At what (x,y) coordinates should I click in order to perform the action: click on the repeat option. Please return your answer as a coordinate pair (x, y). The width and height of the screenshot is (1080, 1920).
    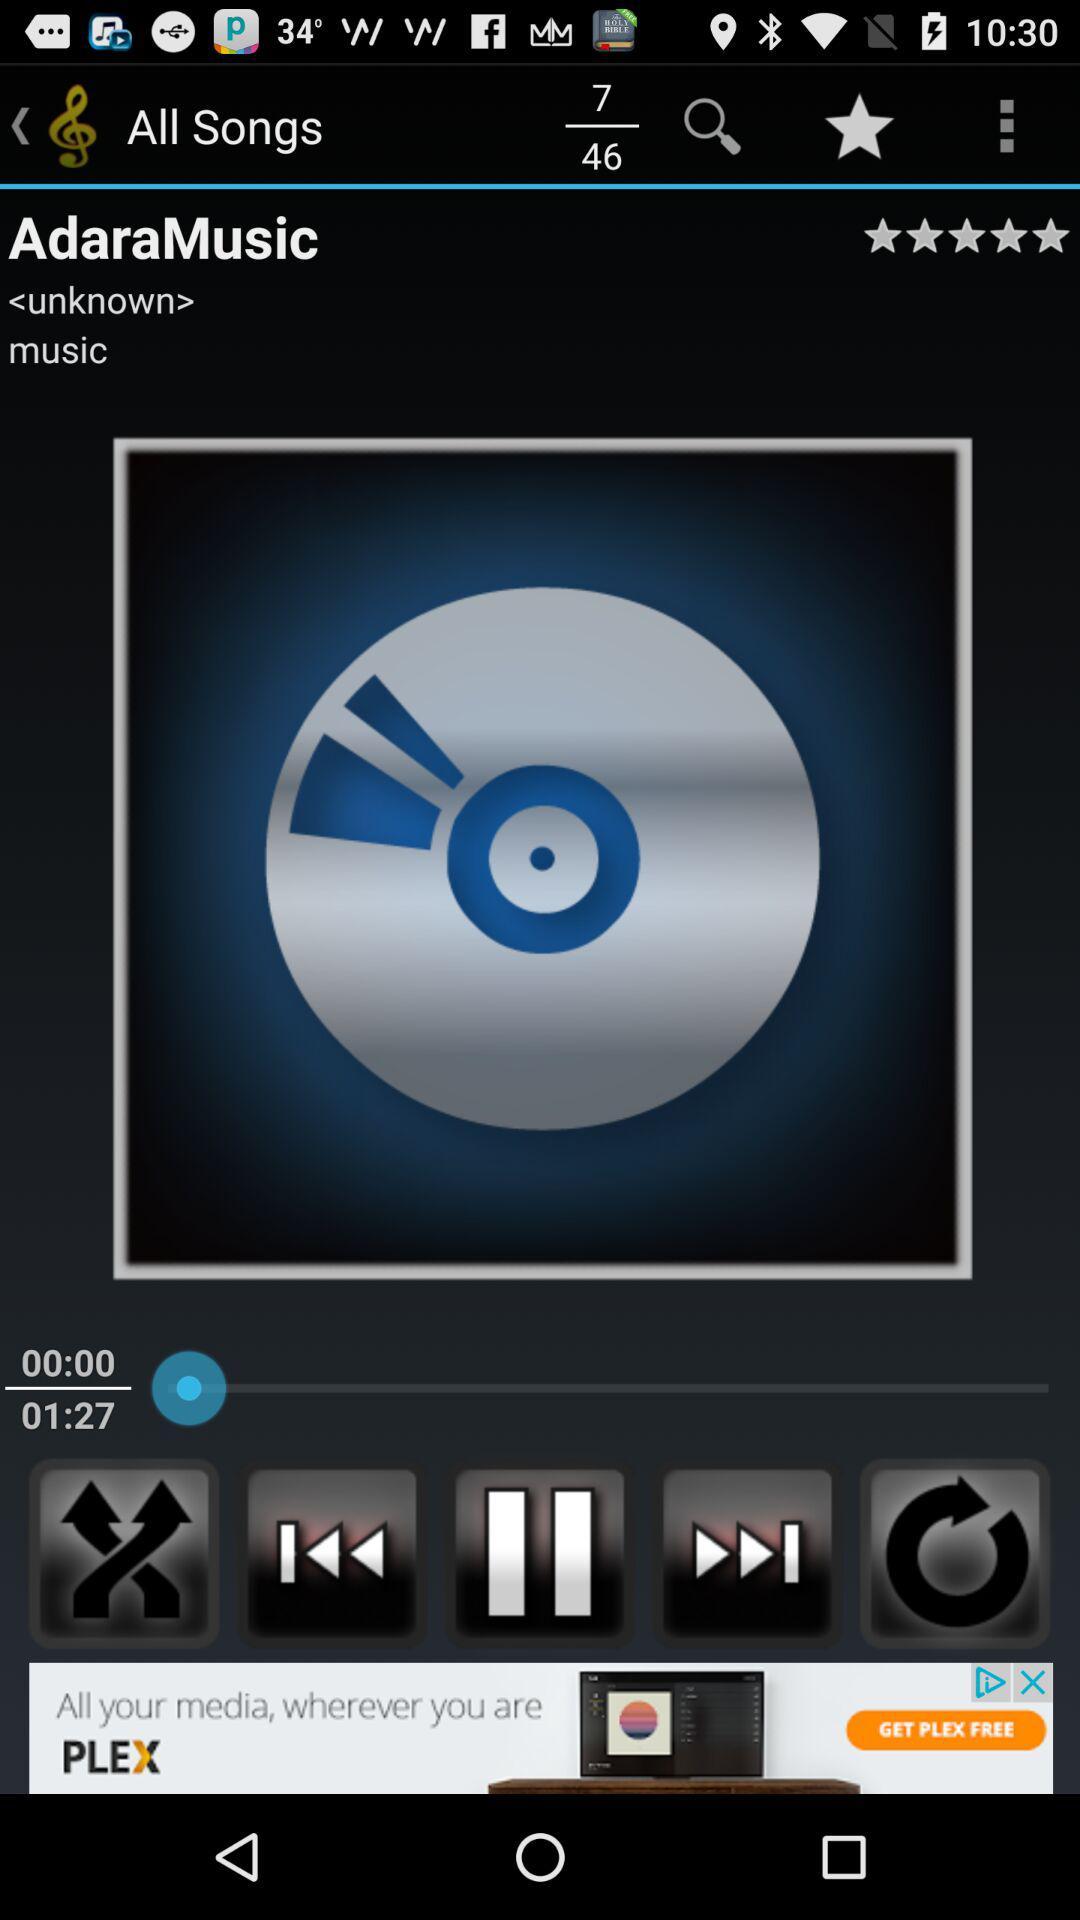
    Looking at the image, I should click on (954, 1553).